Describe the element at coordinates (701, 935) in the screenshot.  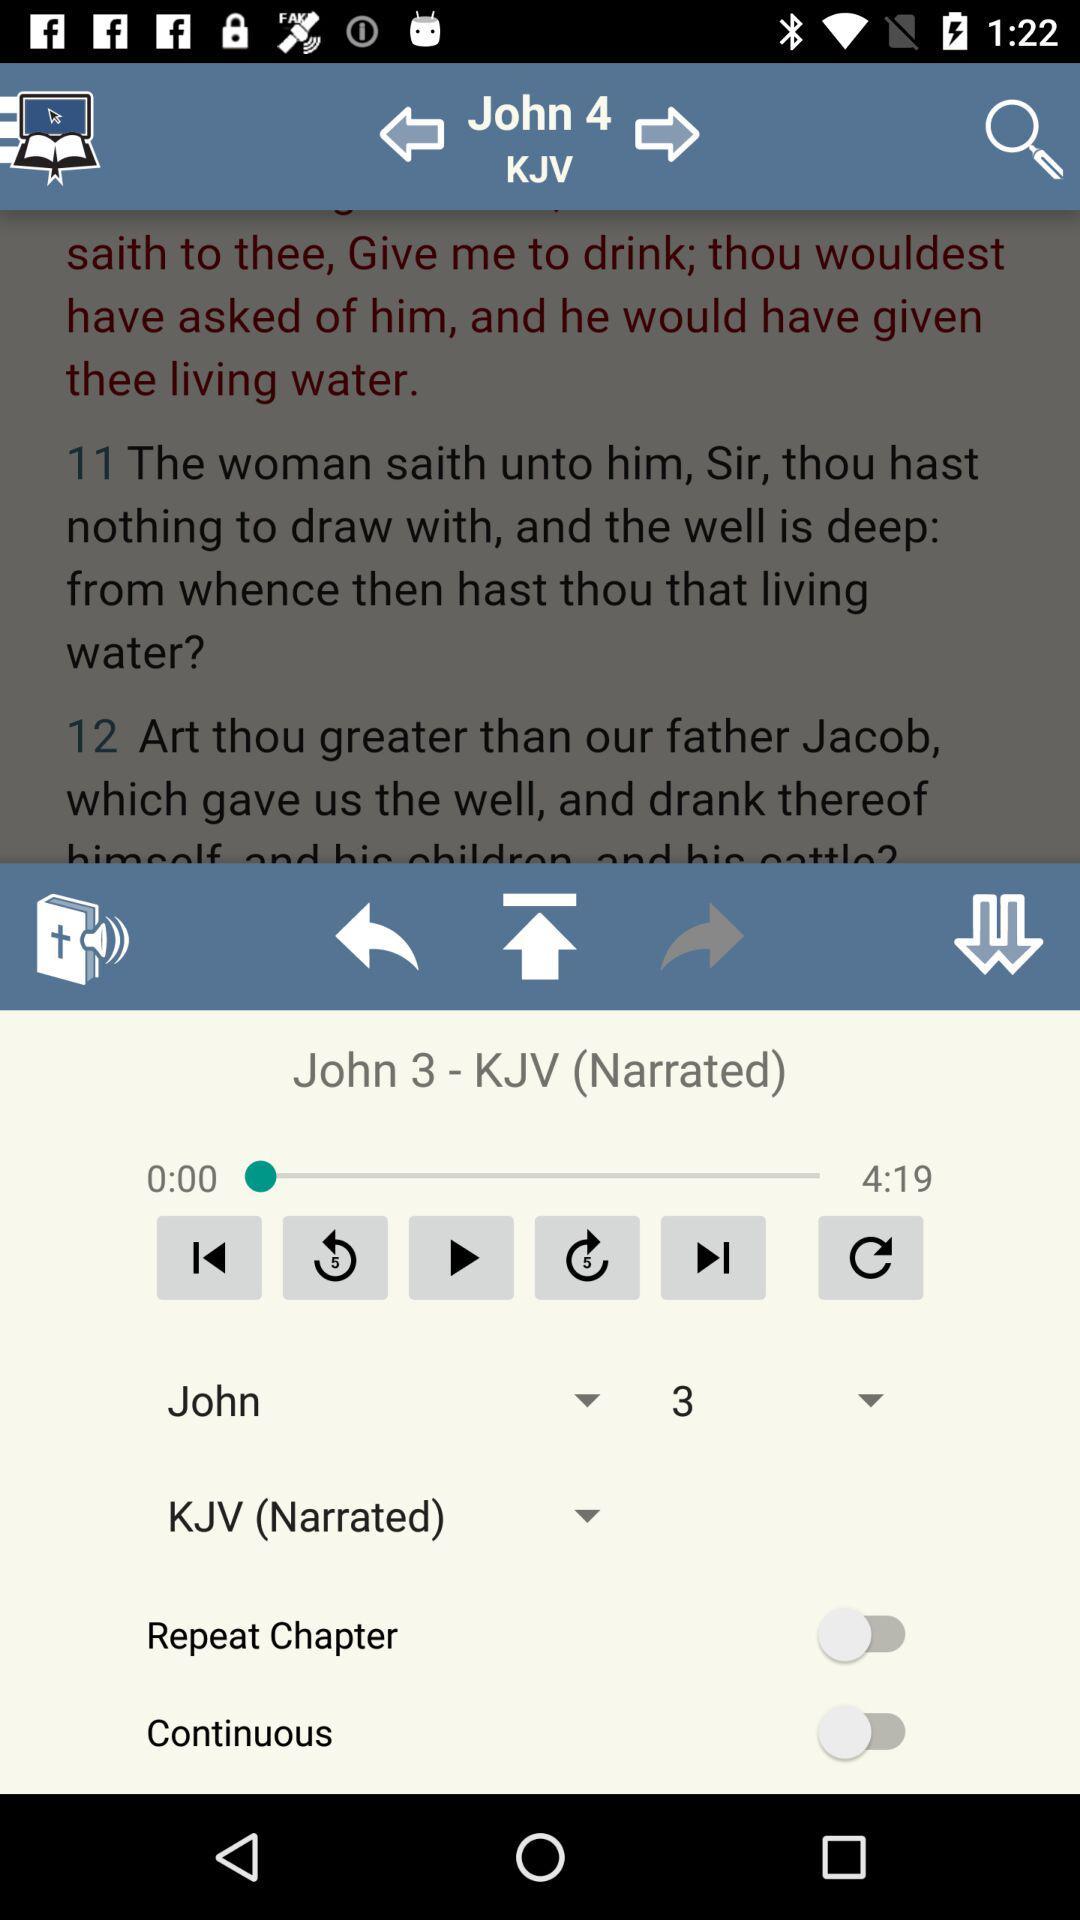
I see `the redo icon` at that location.